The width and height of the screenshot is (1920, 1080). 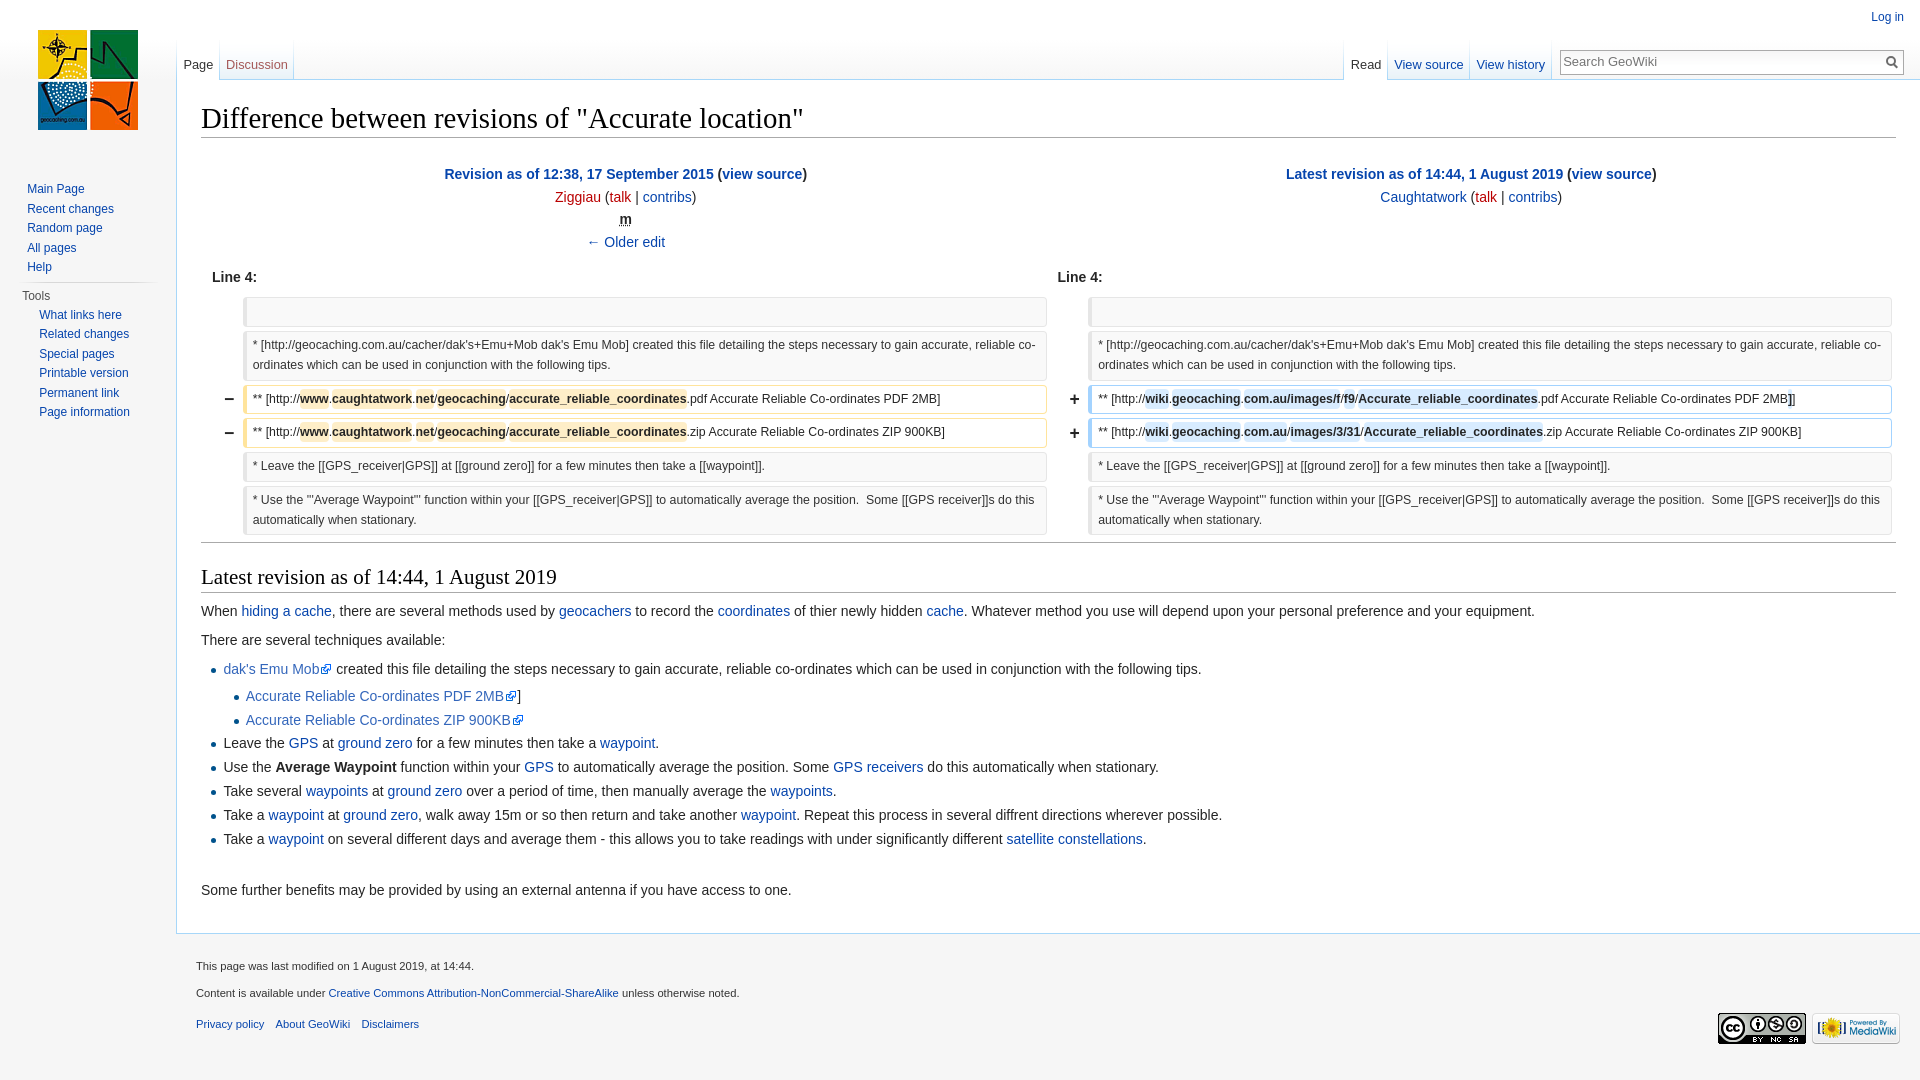 What do you see at coordinates (1720, 60) in the screenshot?
I see `'Search GeoWiki [alt-shift-f]'` at bounding box center [1720, 60].